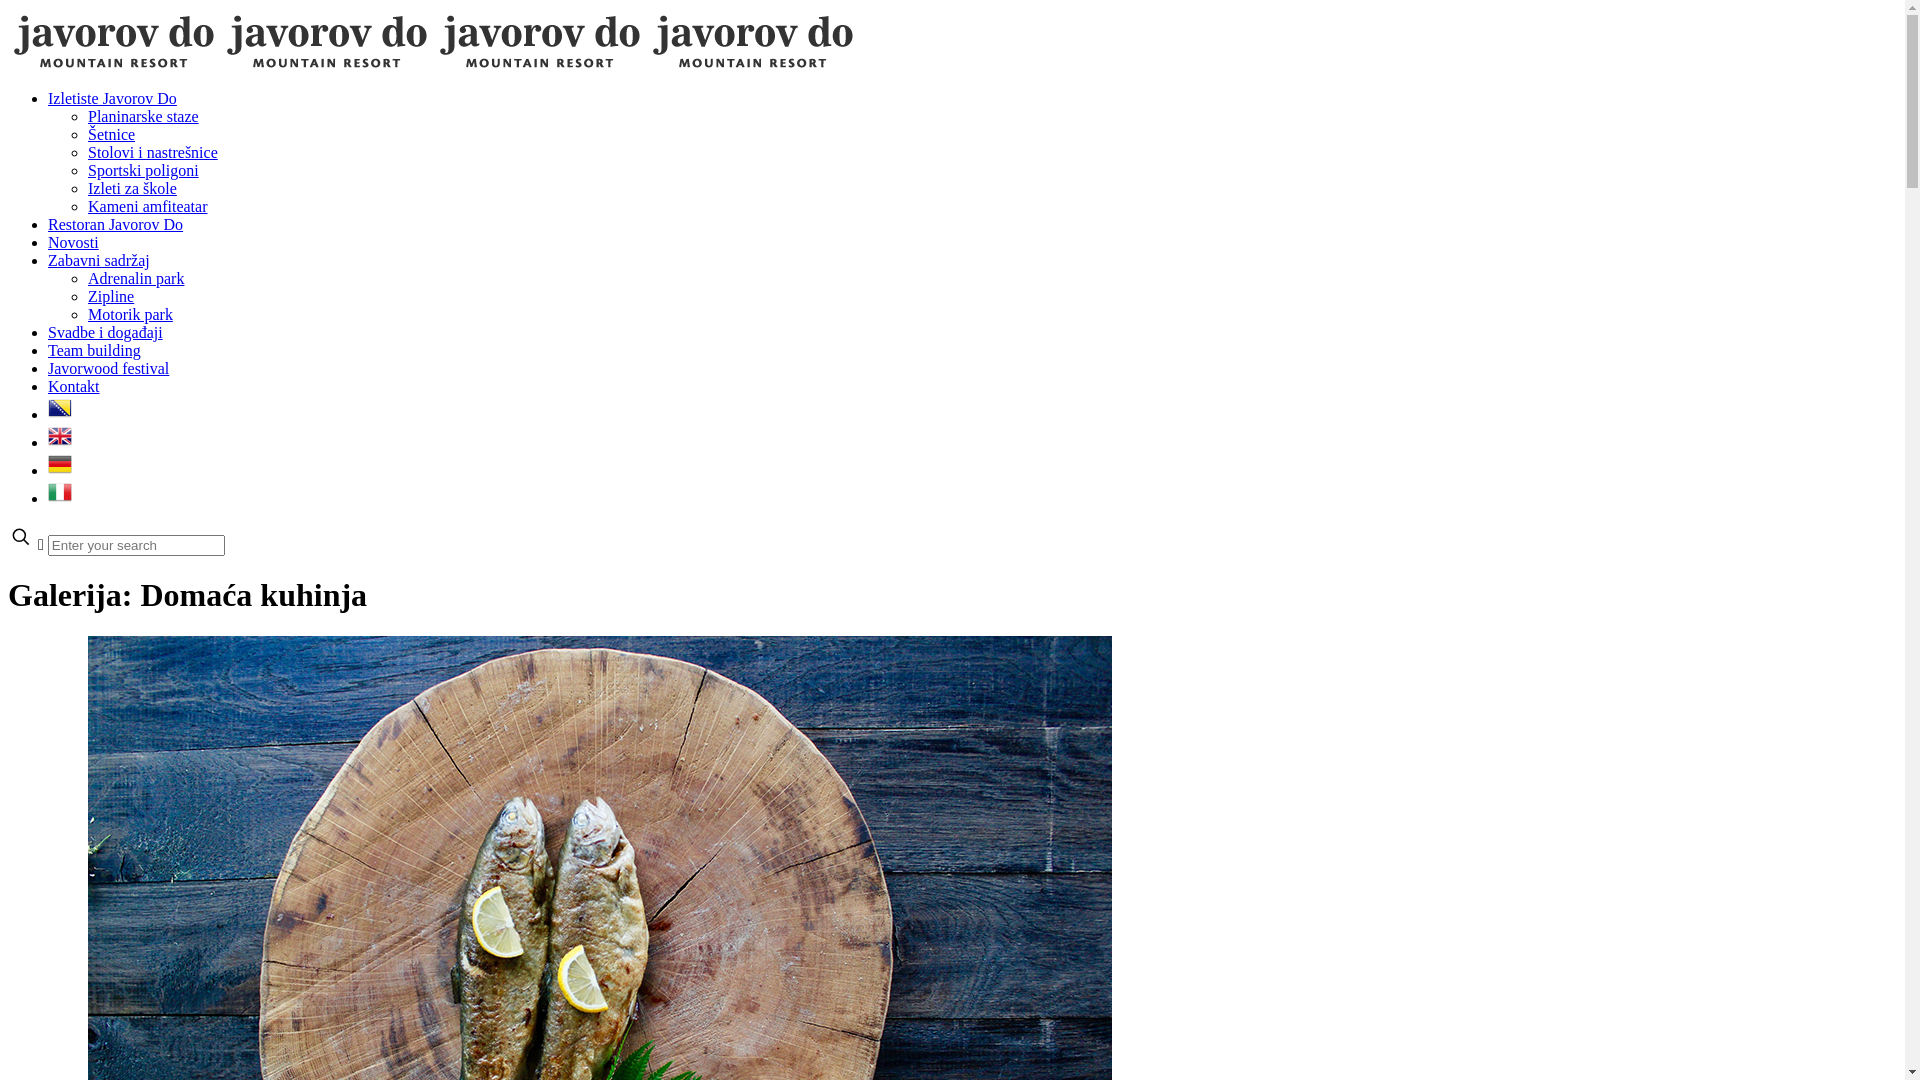  I want to click on 'Italian', so click(59, 497).